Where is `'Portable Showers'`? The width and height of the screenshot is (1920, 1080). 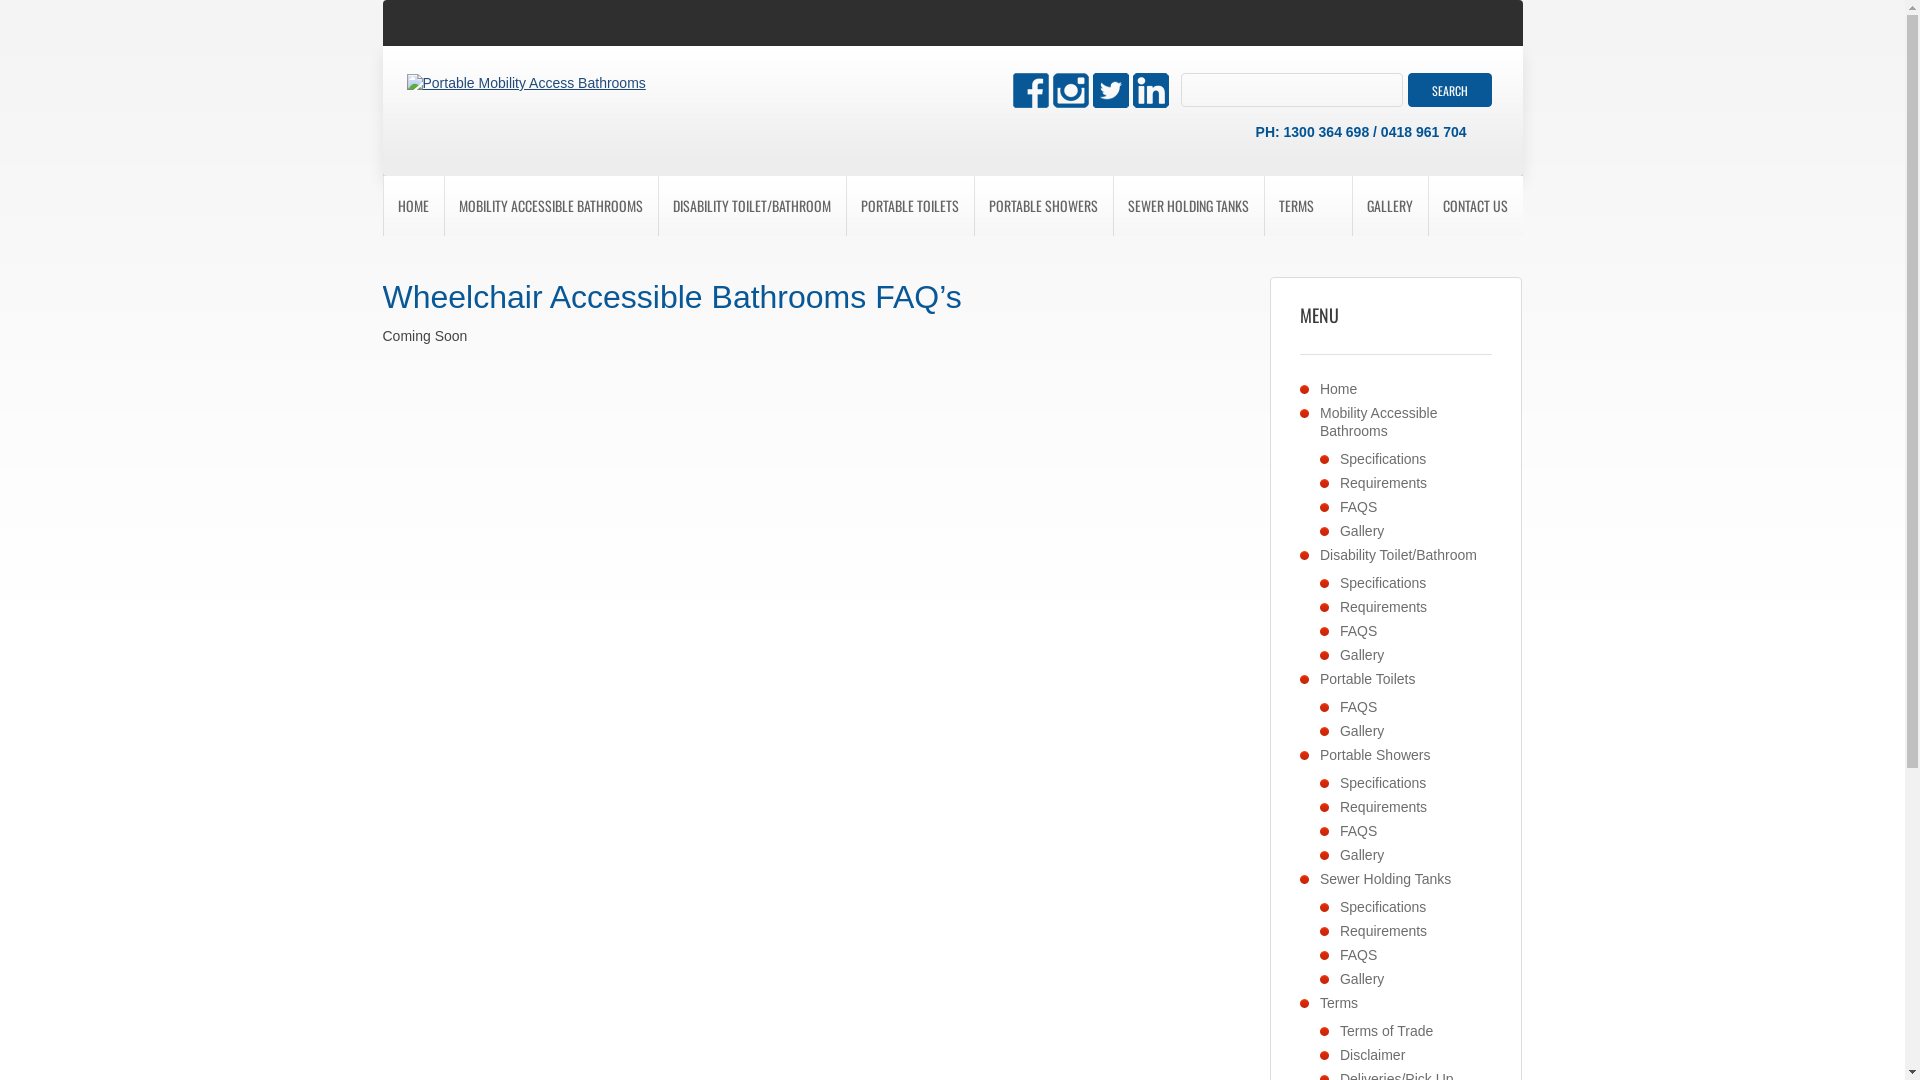
'Portable Showers' is located at coordinates (1374, 755).